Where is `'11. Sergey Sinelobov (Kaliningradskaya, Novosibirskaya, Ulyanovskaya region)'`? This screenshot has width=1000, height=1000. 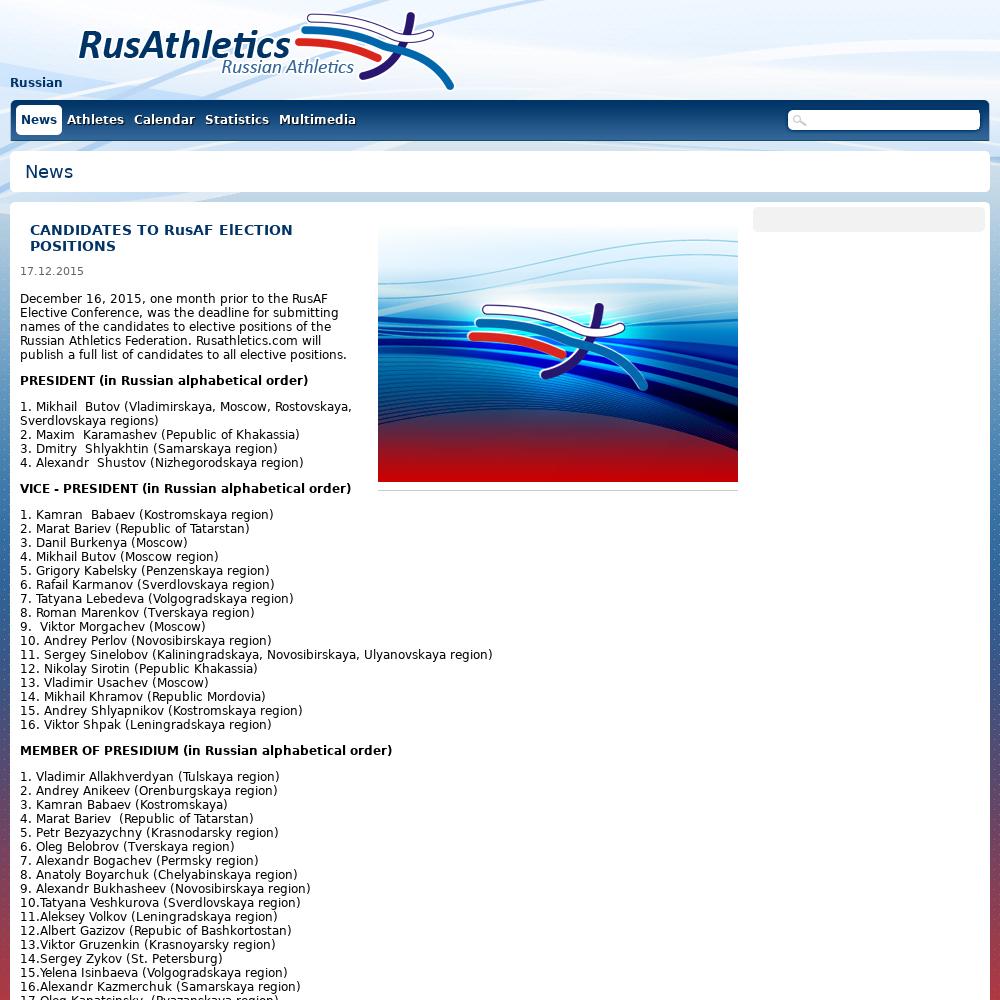
'11. Sergey Sinelobov (Kaliningradskaya, Novosibirskaya, Ulyanovskaya region)' is located at coordinates (256, 655).